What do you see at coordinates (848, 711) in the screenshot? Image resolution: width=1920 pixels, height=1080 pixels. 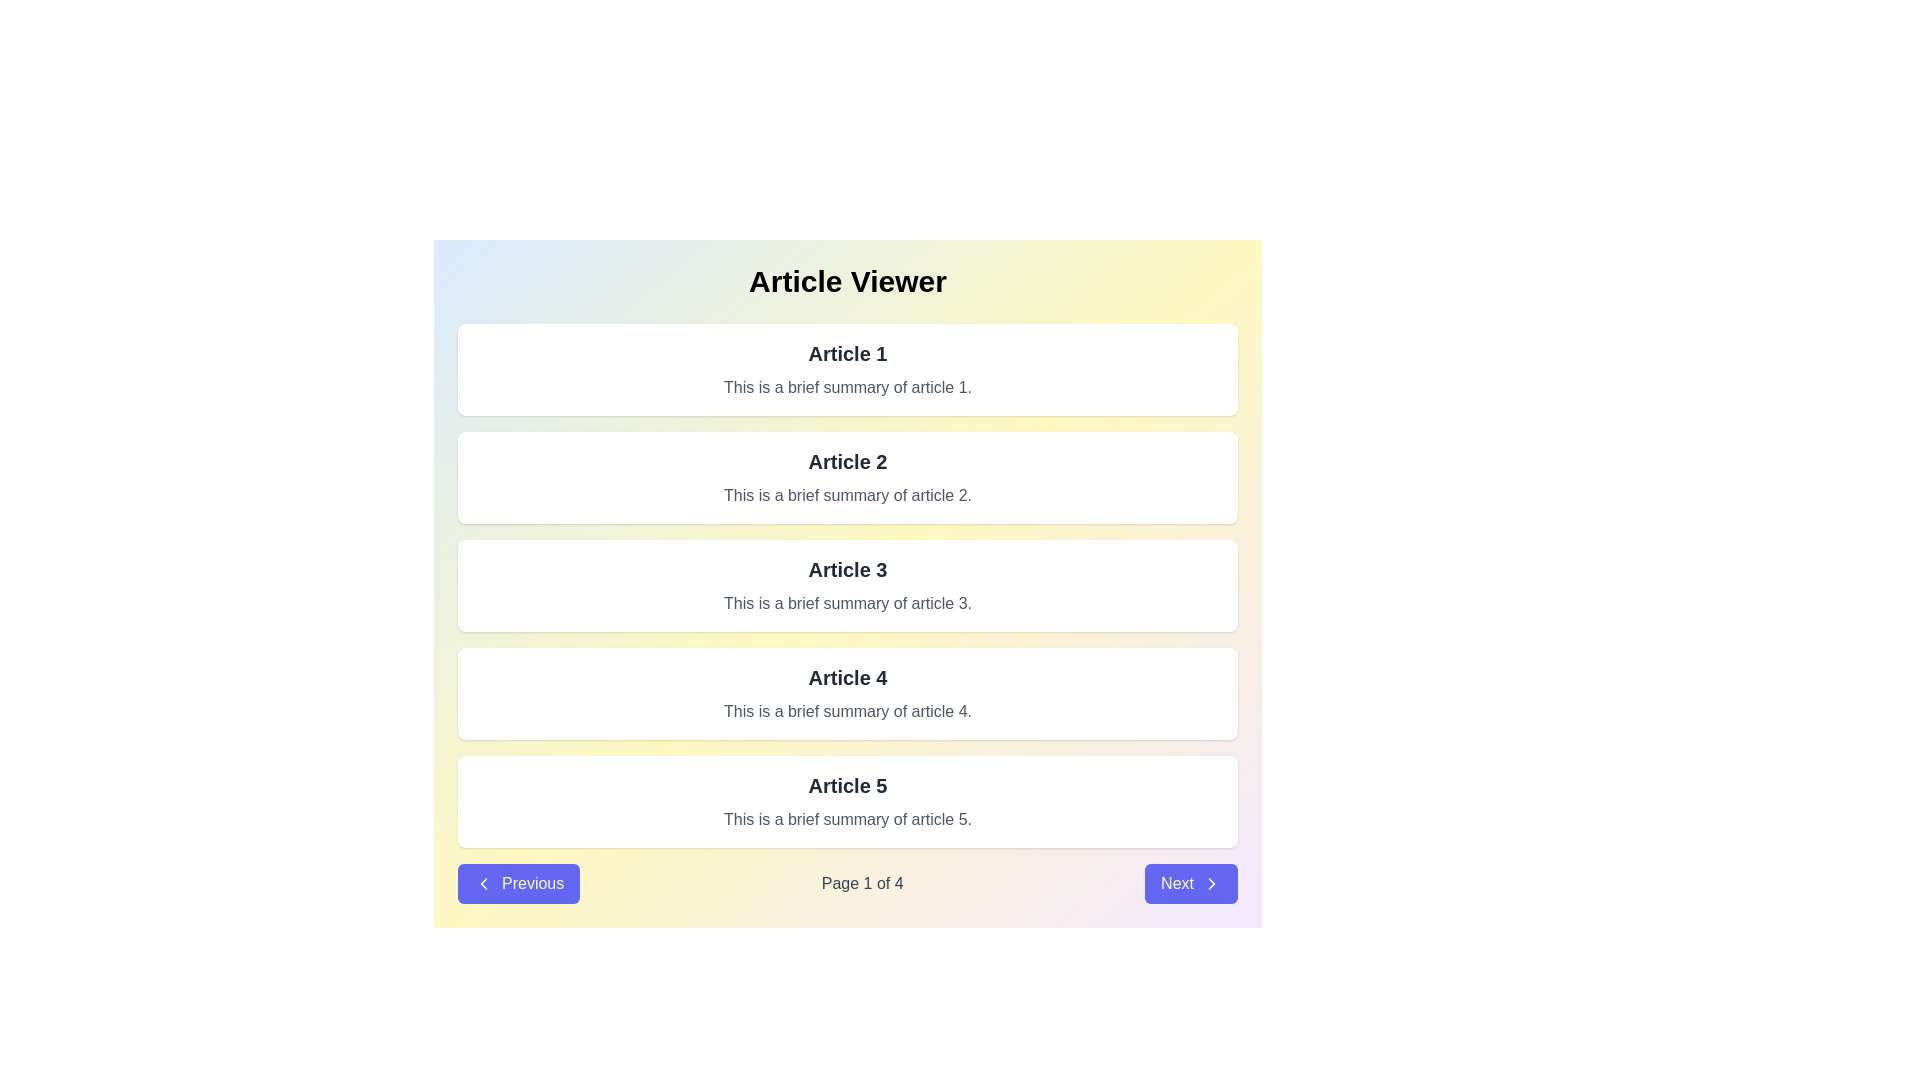 I see `the informational text label that provides a summary of 'Article 4', located within the fourth card from the top in a vertically arranged list` at bounding box center [848, 711].